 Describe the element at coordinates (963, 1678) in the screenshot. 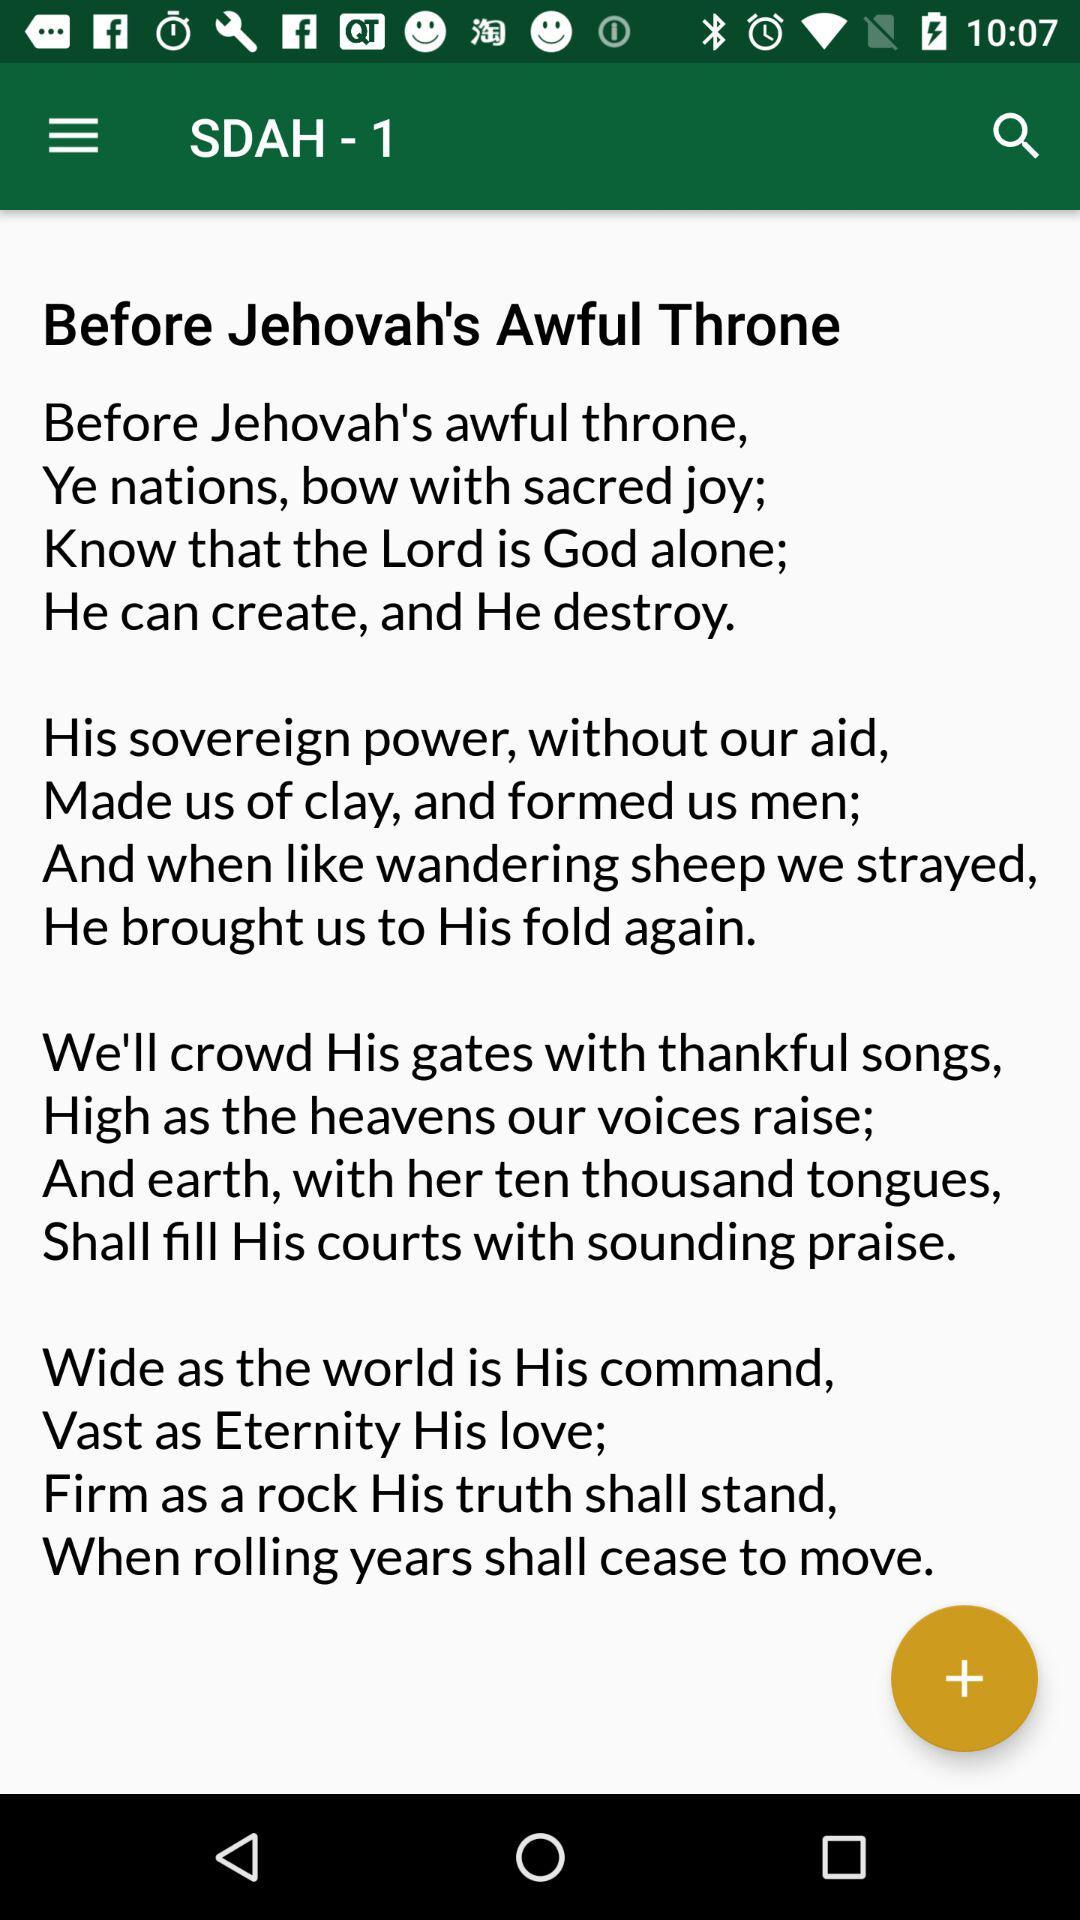

I see `button` at that location.